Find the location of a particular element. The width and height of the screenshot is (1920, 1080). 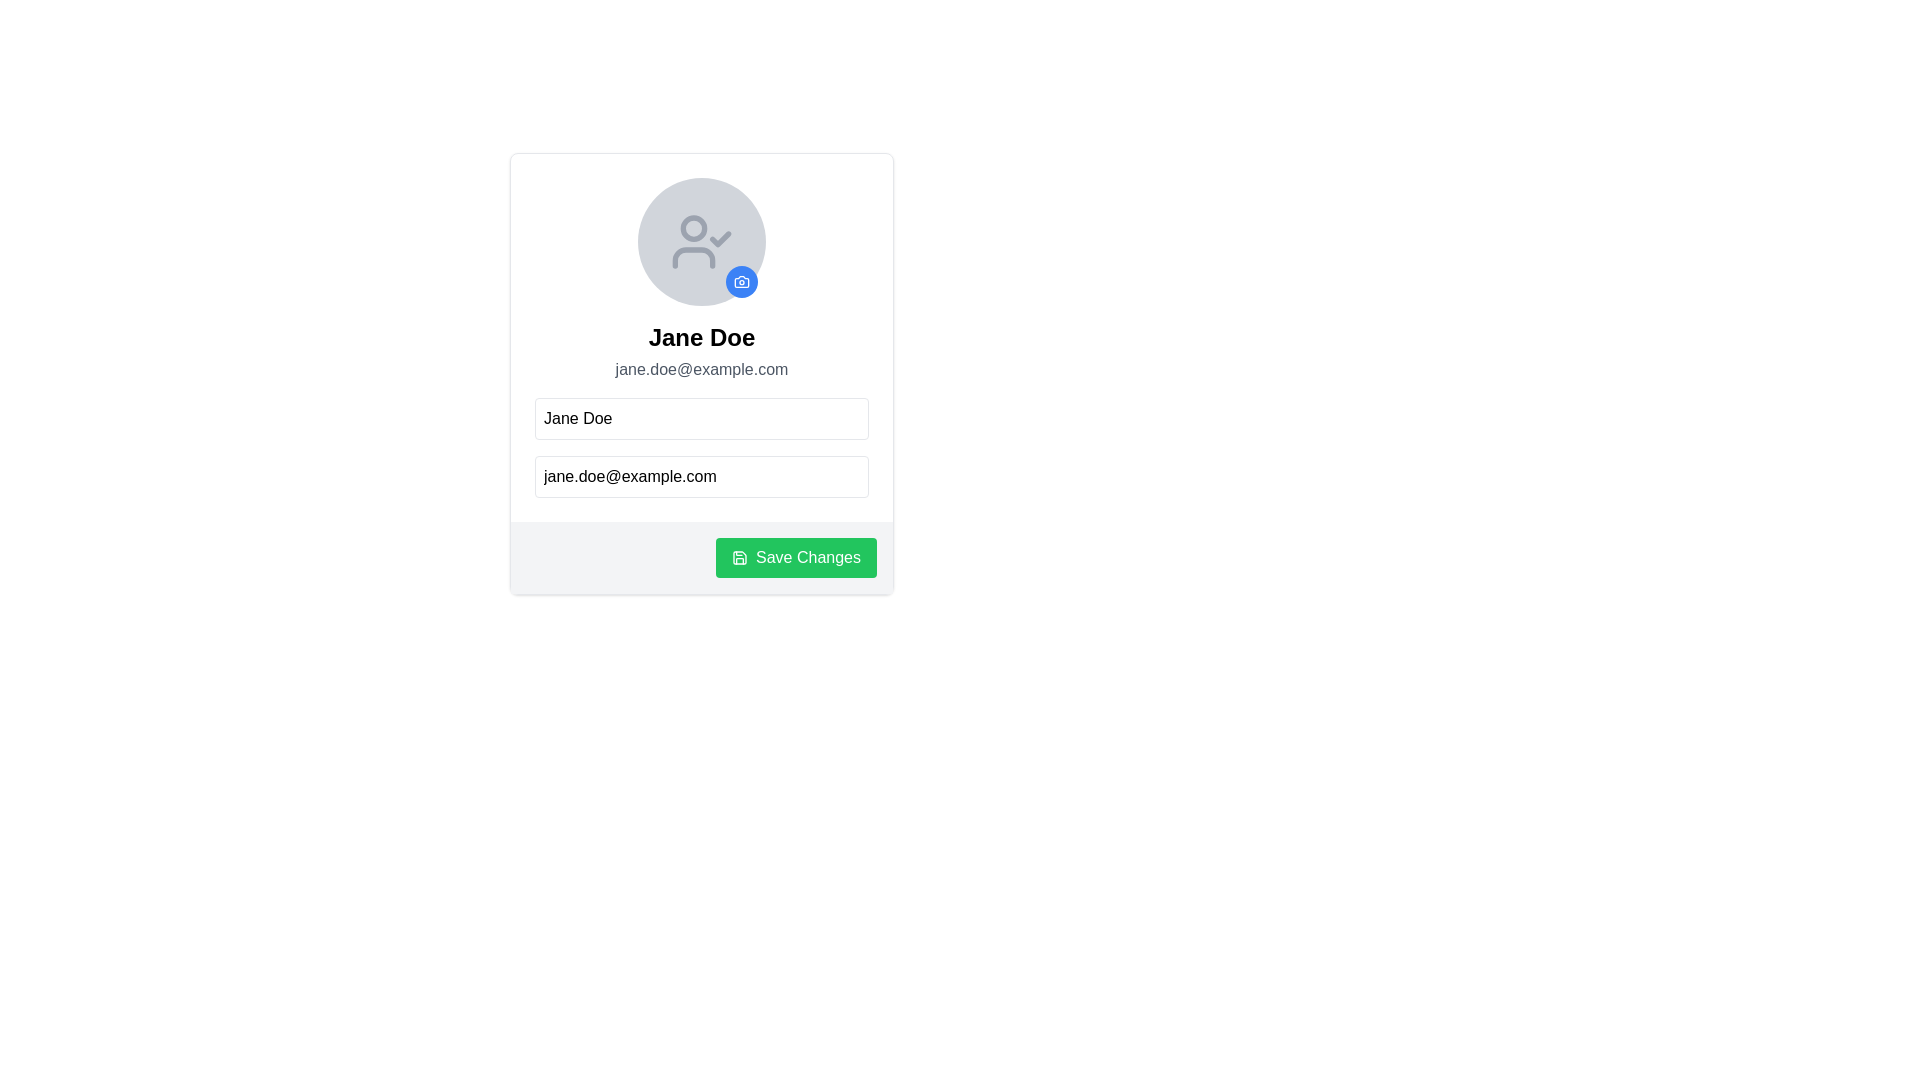

the floppy disk icon located within the 'Save Changes' button at the bottom of the user profile card section is located at coordinates (738, 558).